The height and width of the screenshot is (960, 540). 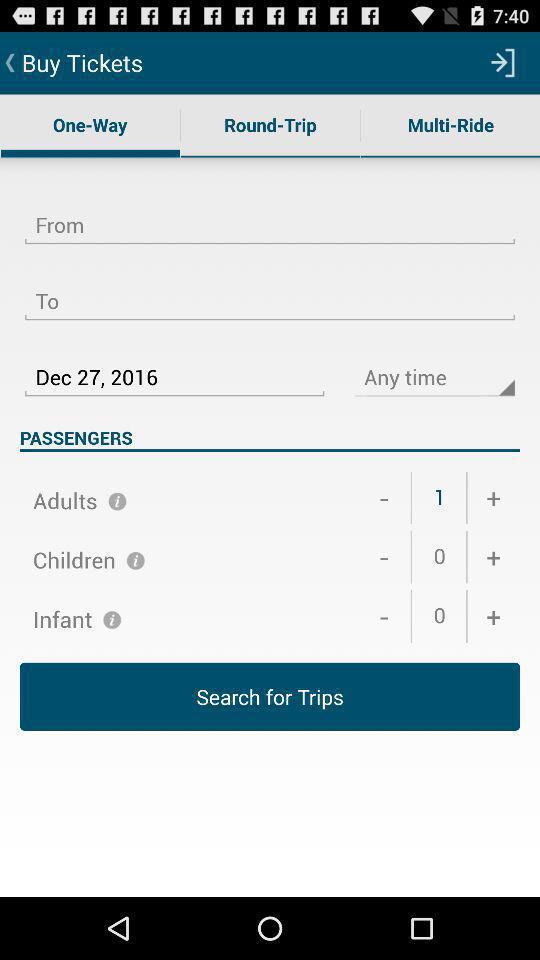 I want to click on the + item, so click(x=492, y=497).